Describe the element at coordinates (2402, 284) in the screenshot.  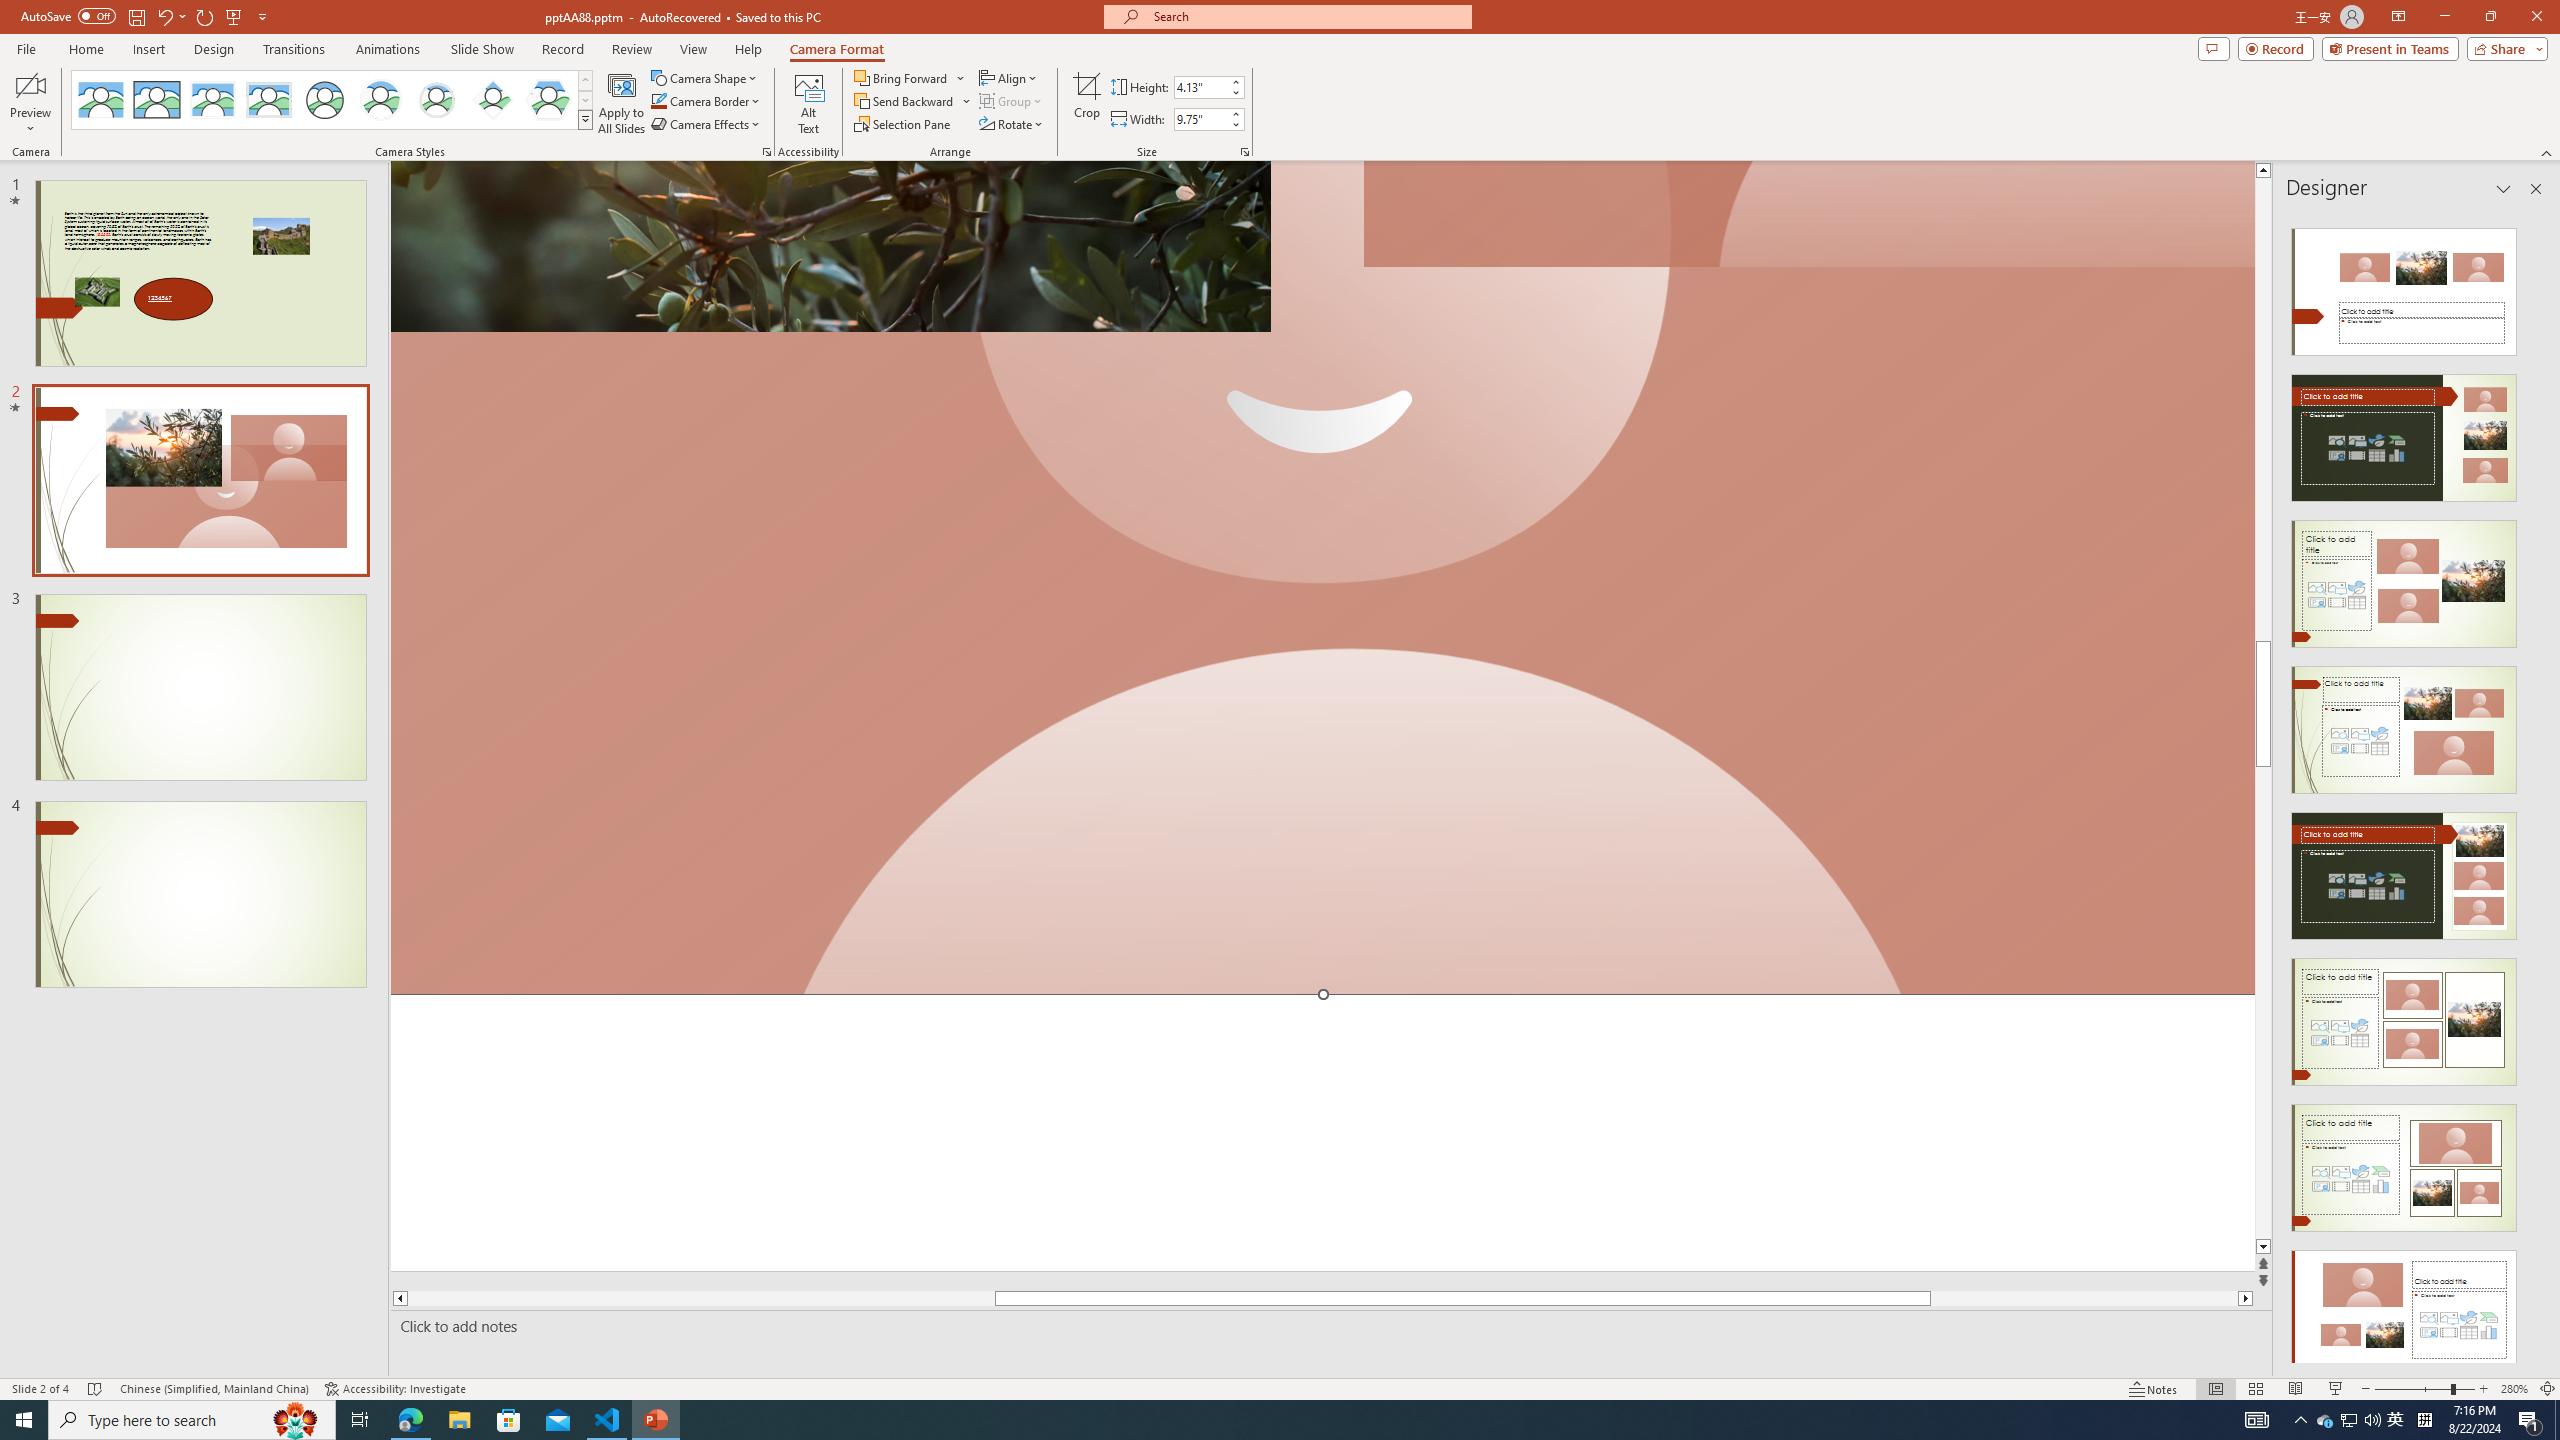
I see `'Recommended Design: Design Idea'` at that location.